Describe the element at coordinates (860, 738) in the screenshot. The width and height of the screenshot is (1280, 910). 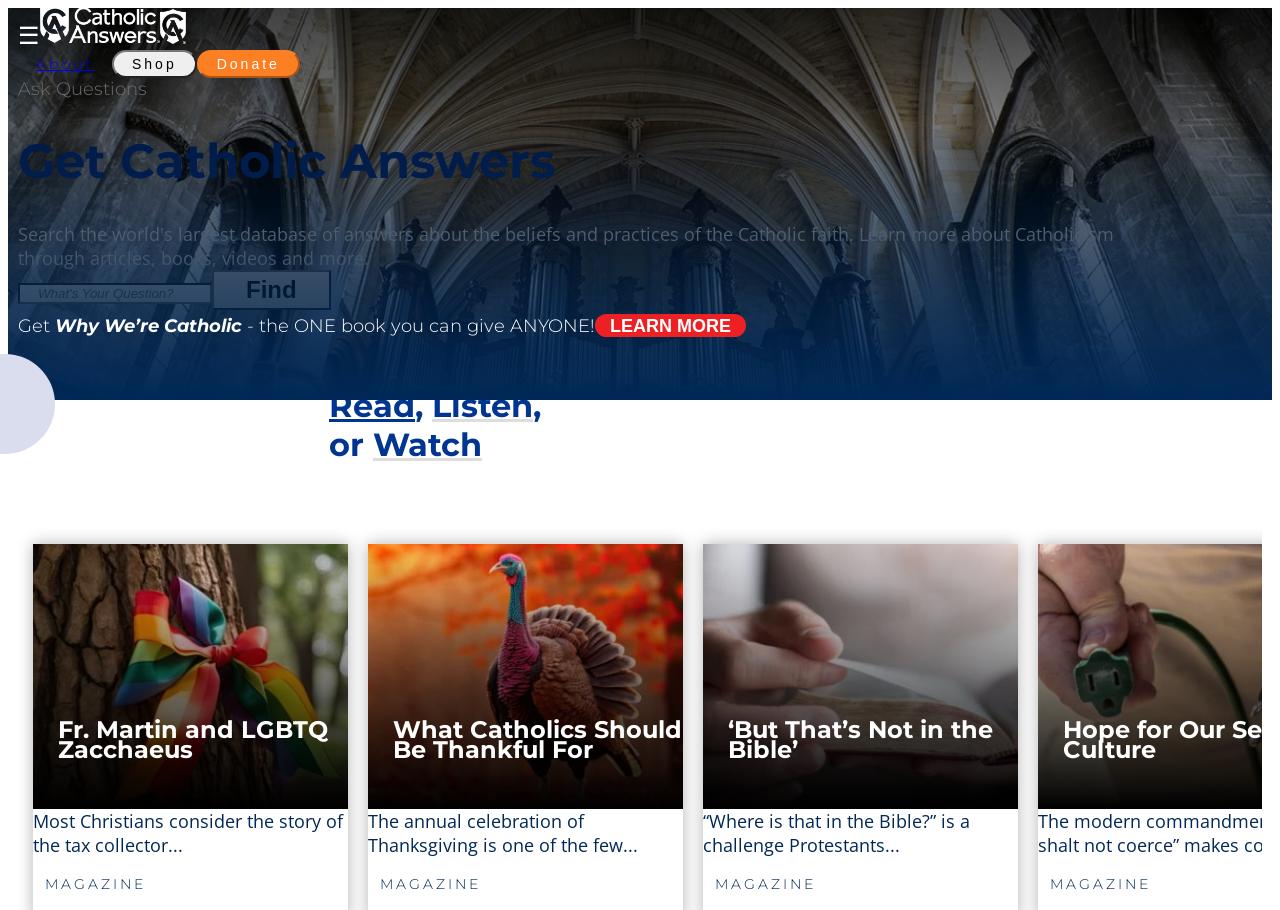
I see `'‘But That’s Not in the Bible’'` at that location.